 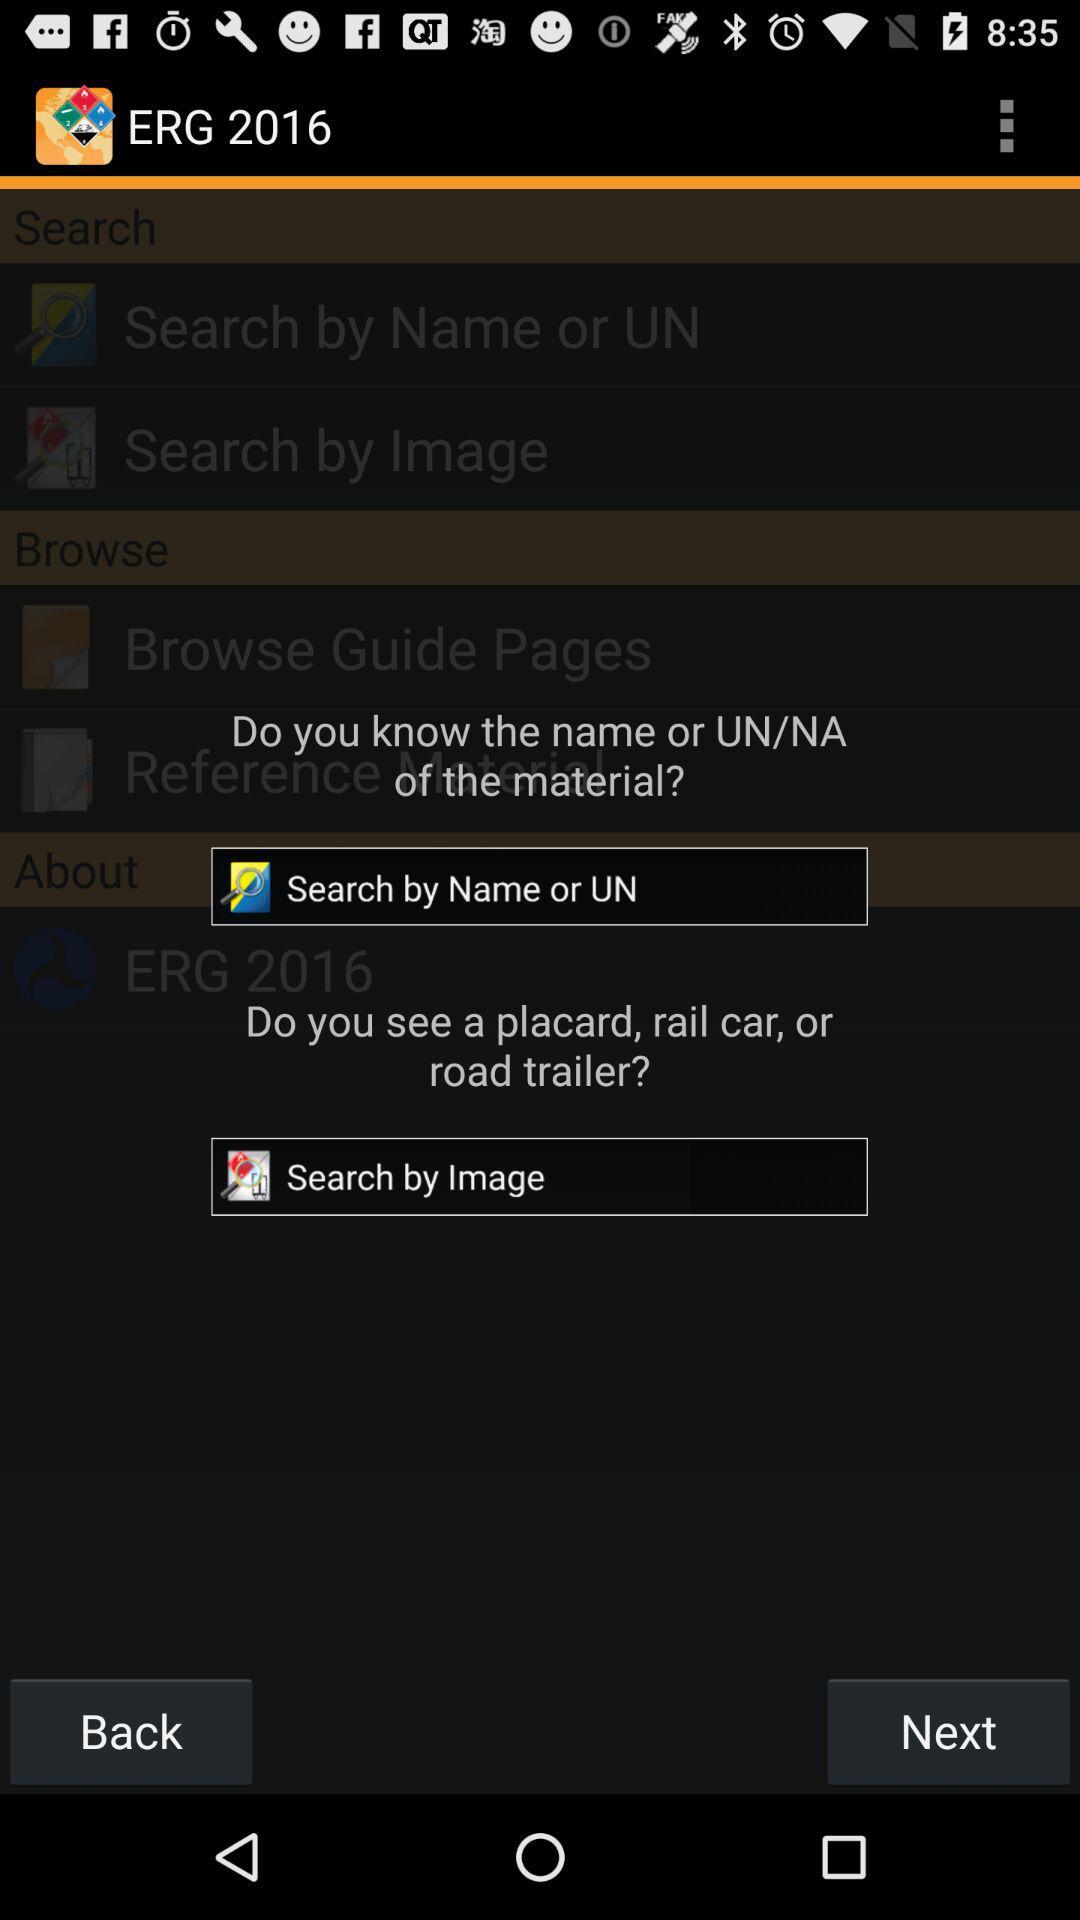 I want to click on about icon, so click(x=540, y=869).